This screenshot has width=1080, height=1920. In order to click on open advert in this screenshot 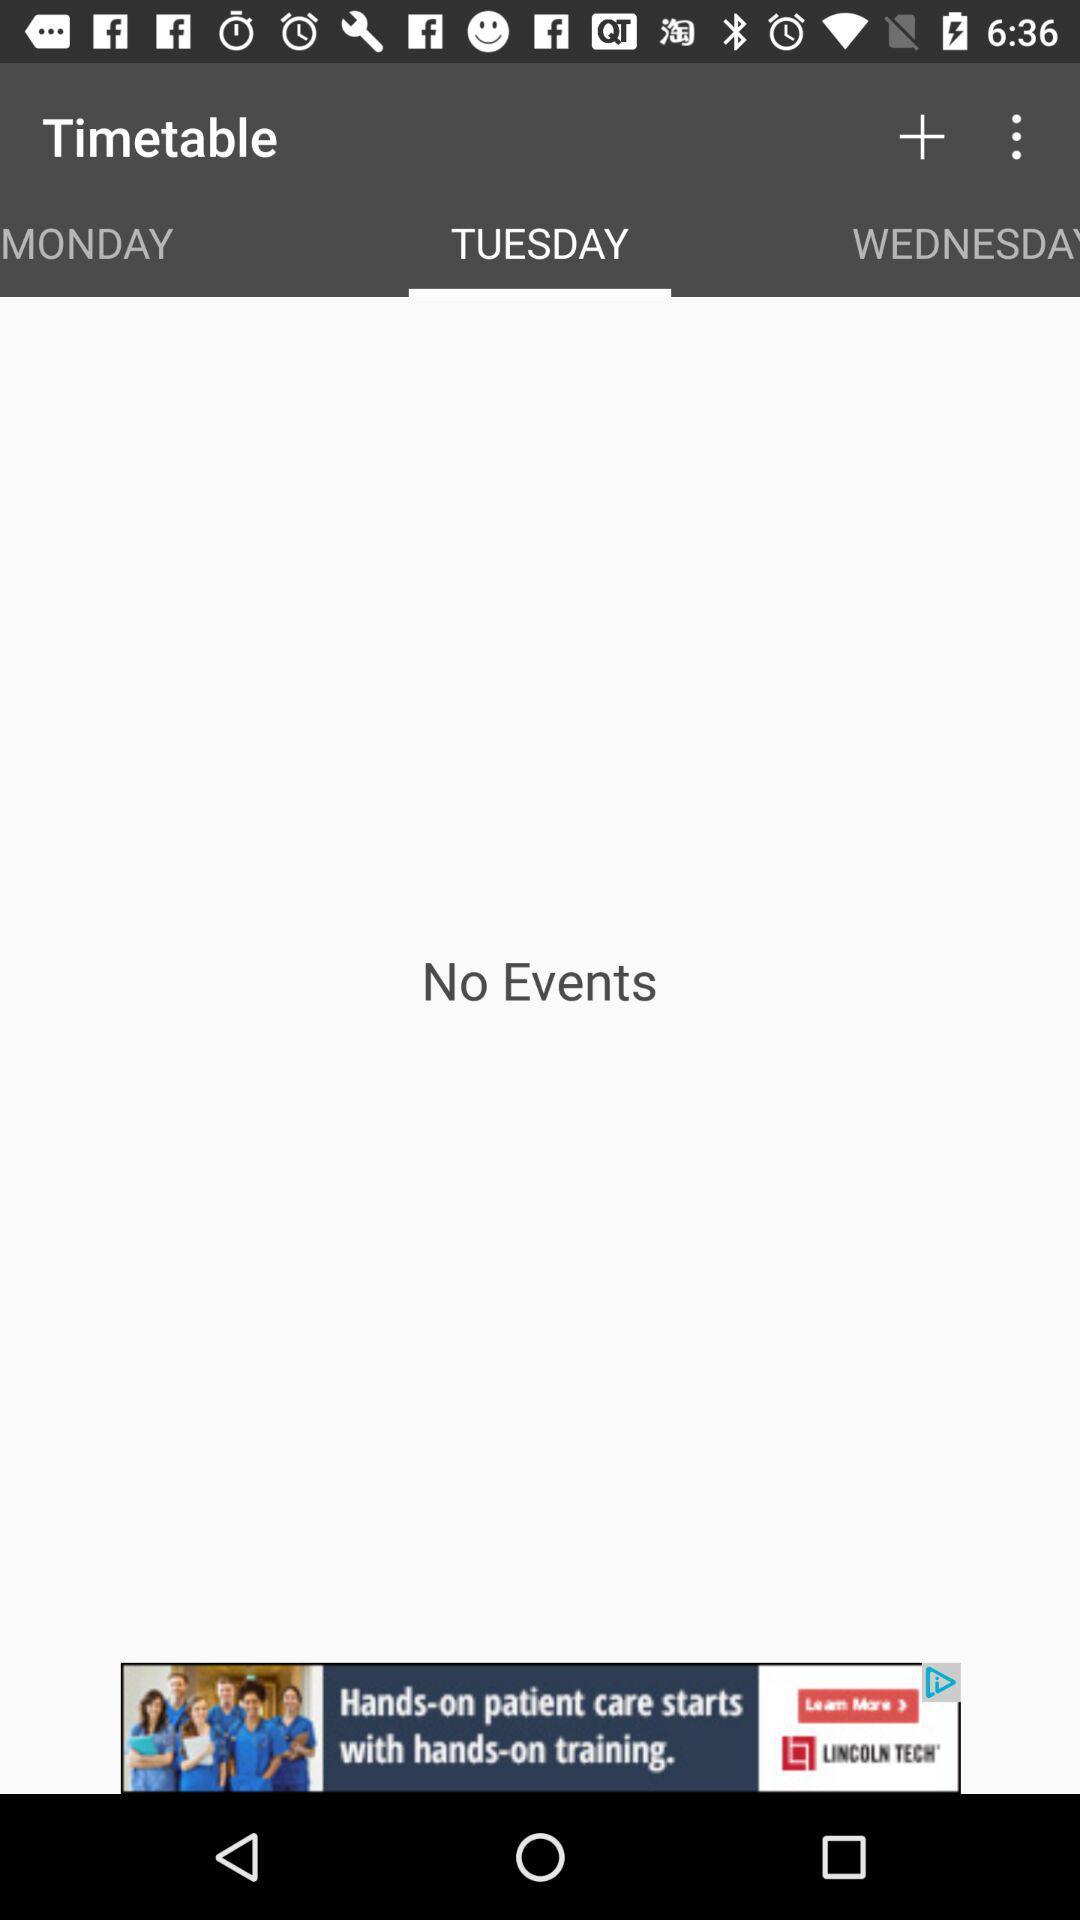, I will do `click(540, 1727)`.